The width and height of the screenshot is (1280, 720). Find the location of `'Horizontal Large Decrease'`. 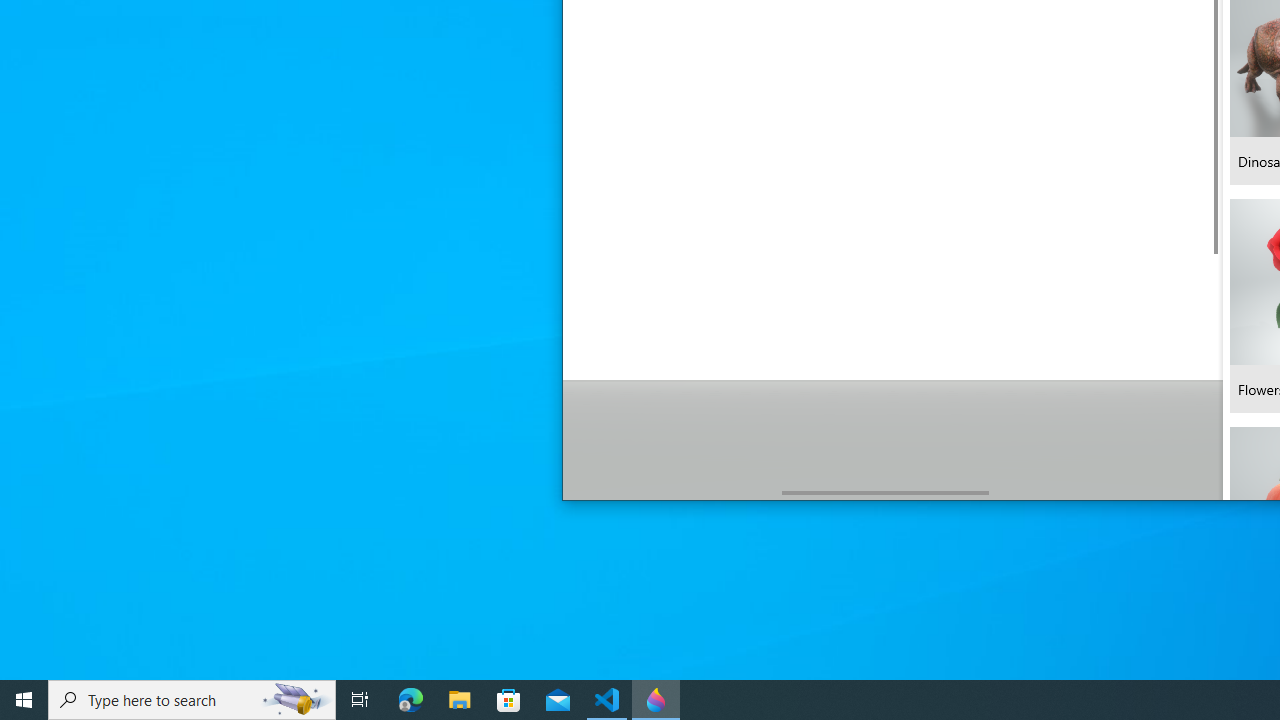

'Horizontal Large Decrease' is located at coordinates (672, 492).